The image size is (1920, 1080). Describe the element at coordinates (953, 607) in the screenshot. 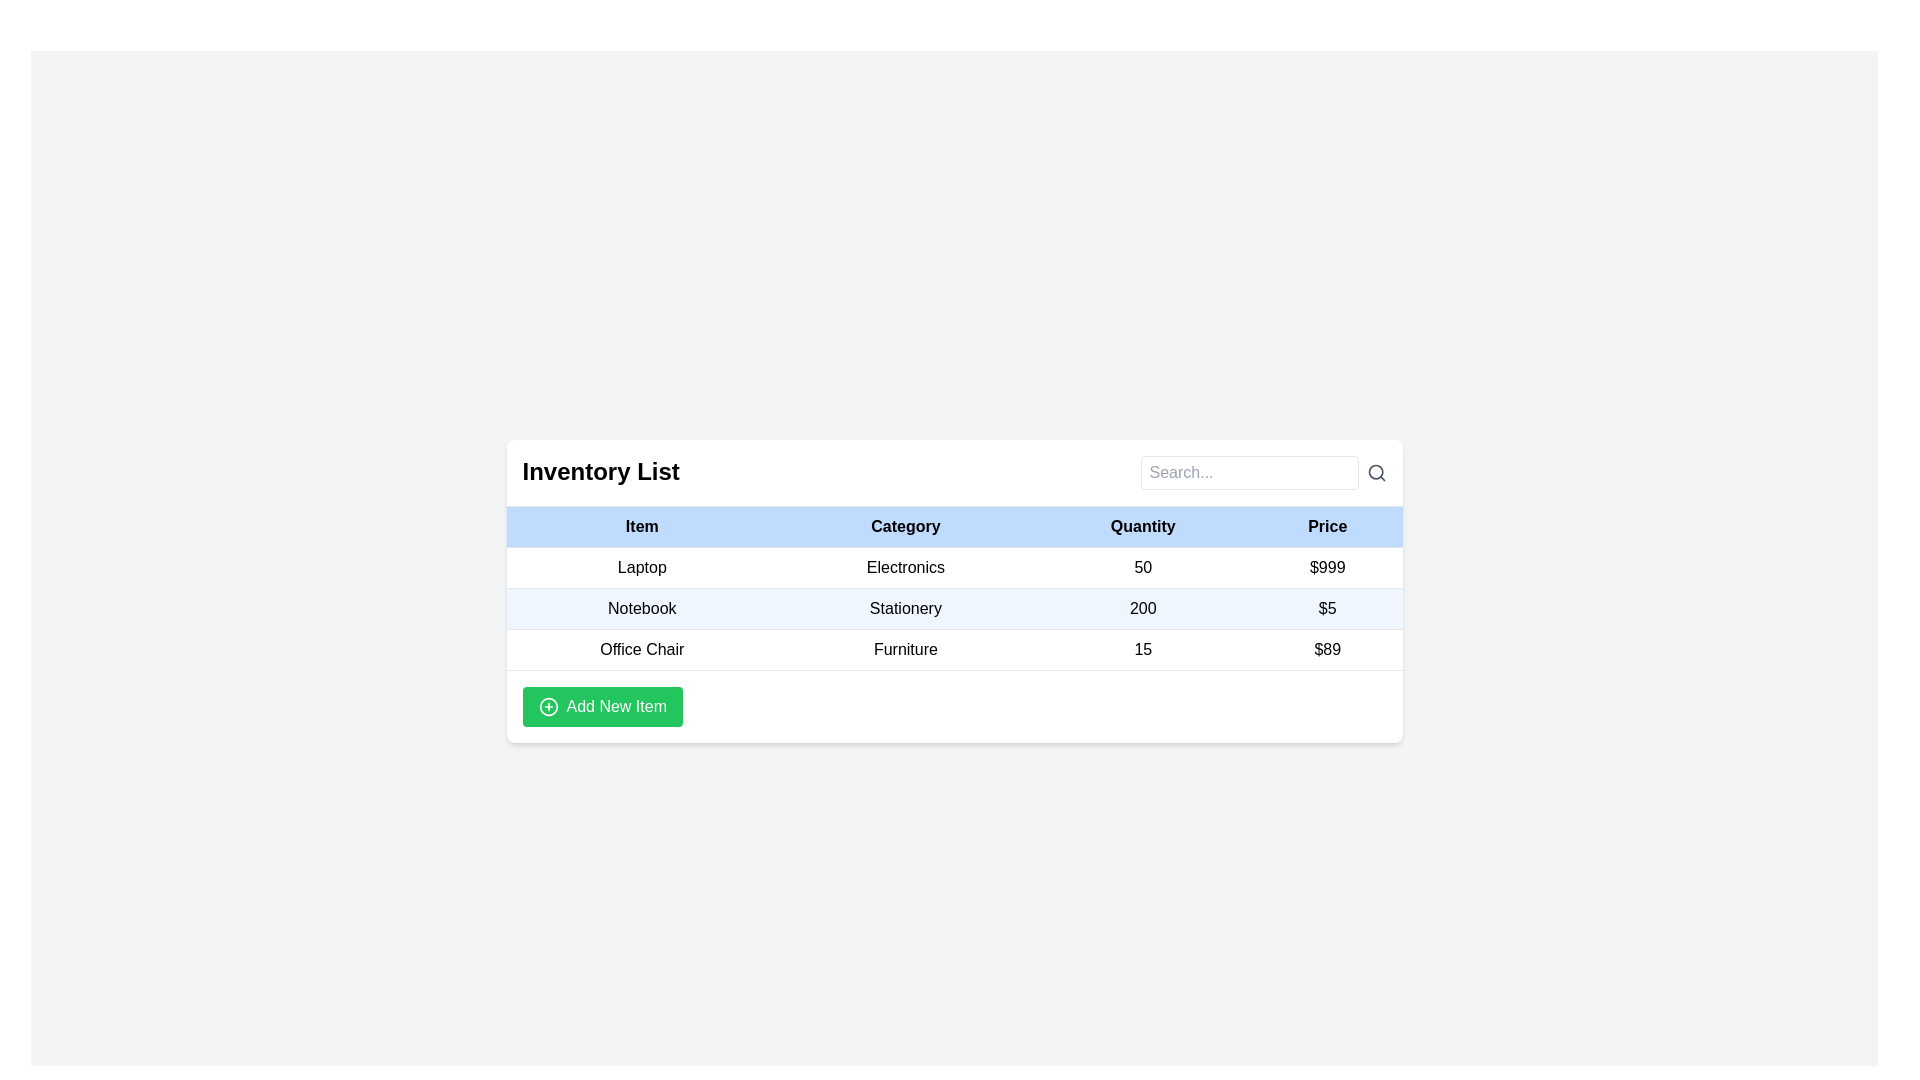

I see `the second row of the 'Inventory List' table` at that location.